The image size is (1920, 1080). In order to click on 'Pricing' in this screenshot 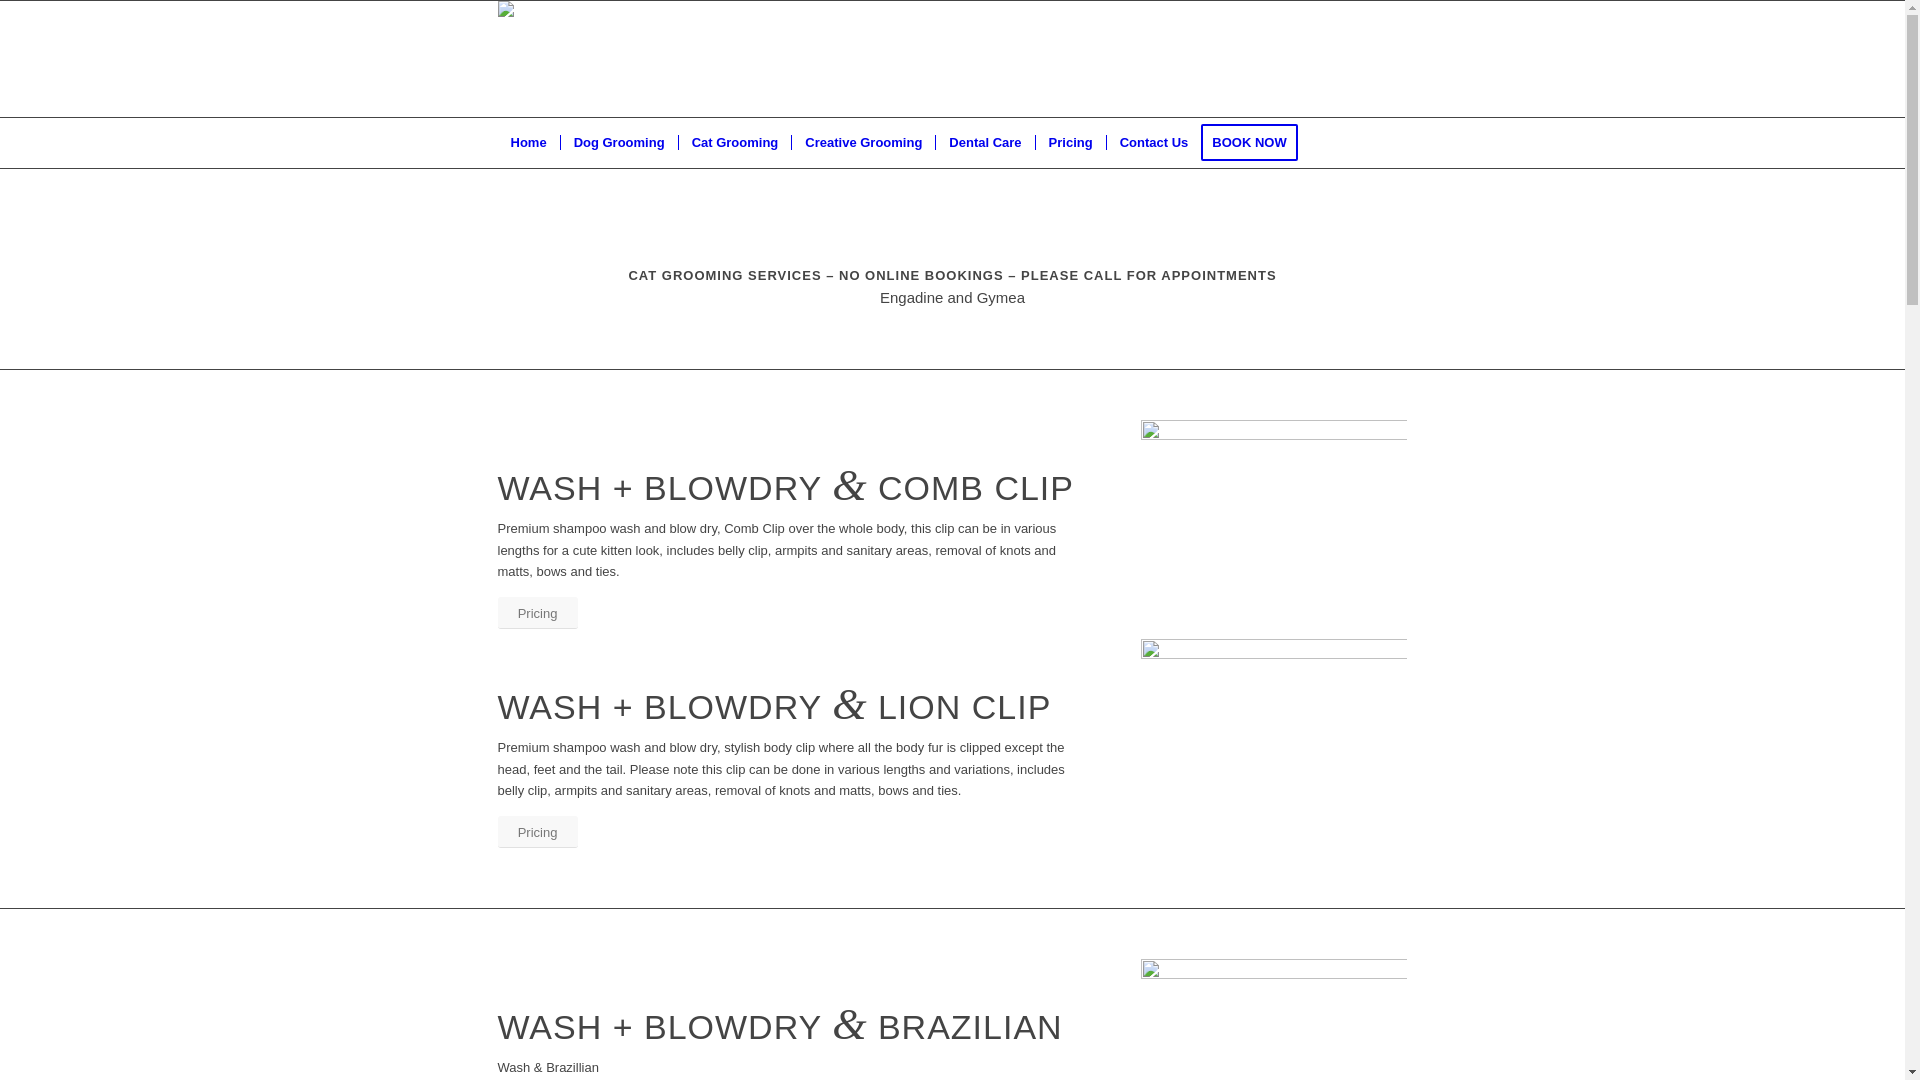, I will do `click(1069, 141)`.